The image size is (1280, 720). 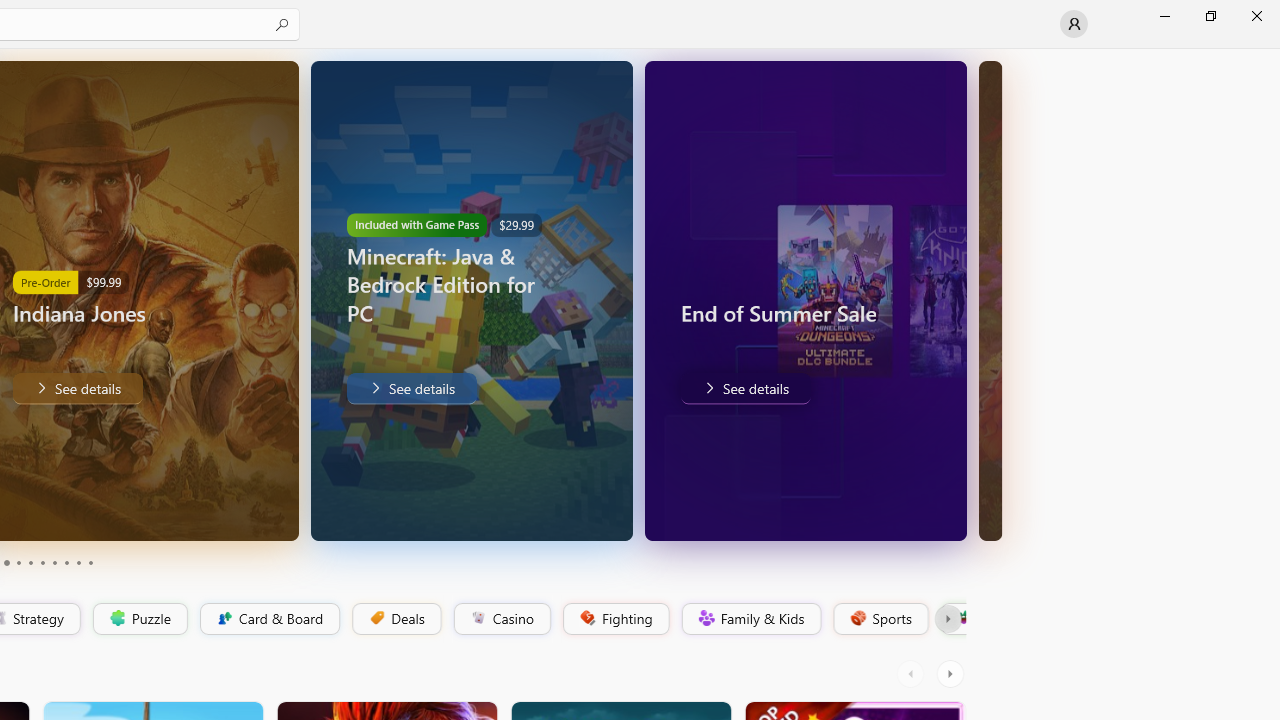 What do you see at coordinates (65, 563) in the screenshot?
I see `'Page 8'` at bounding box center [65, 563].